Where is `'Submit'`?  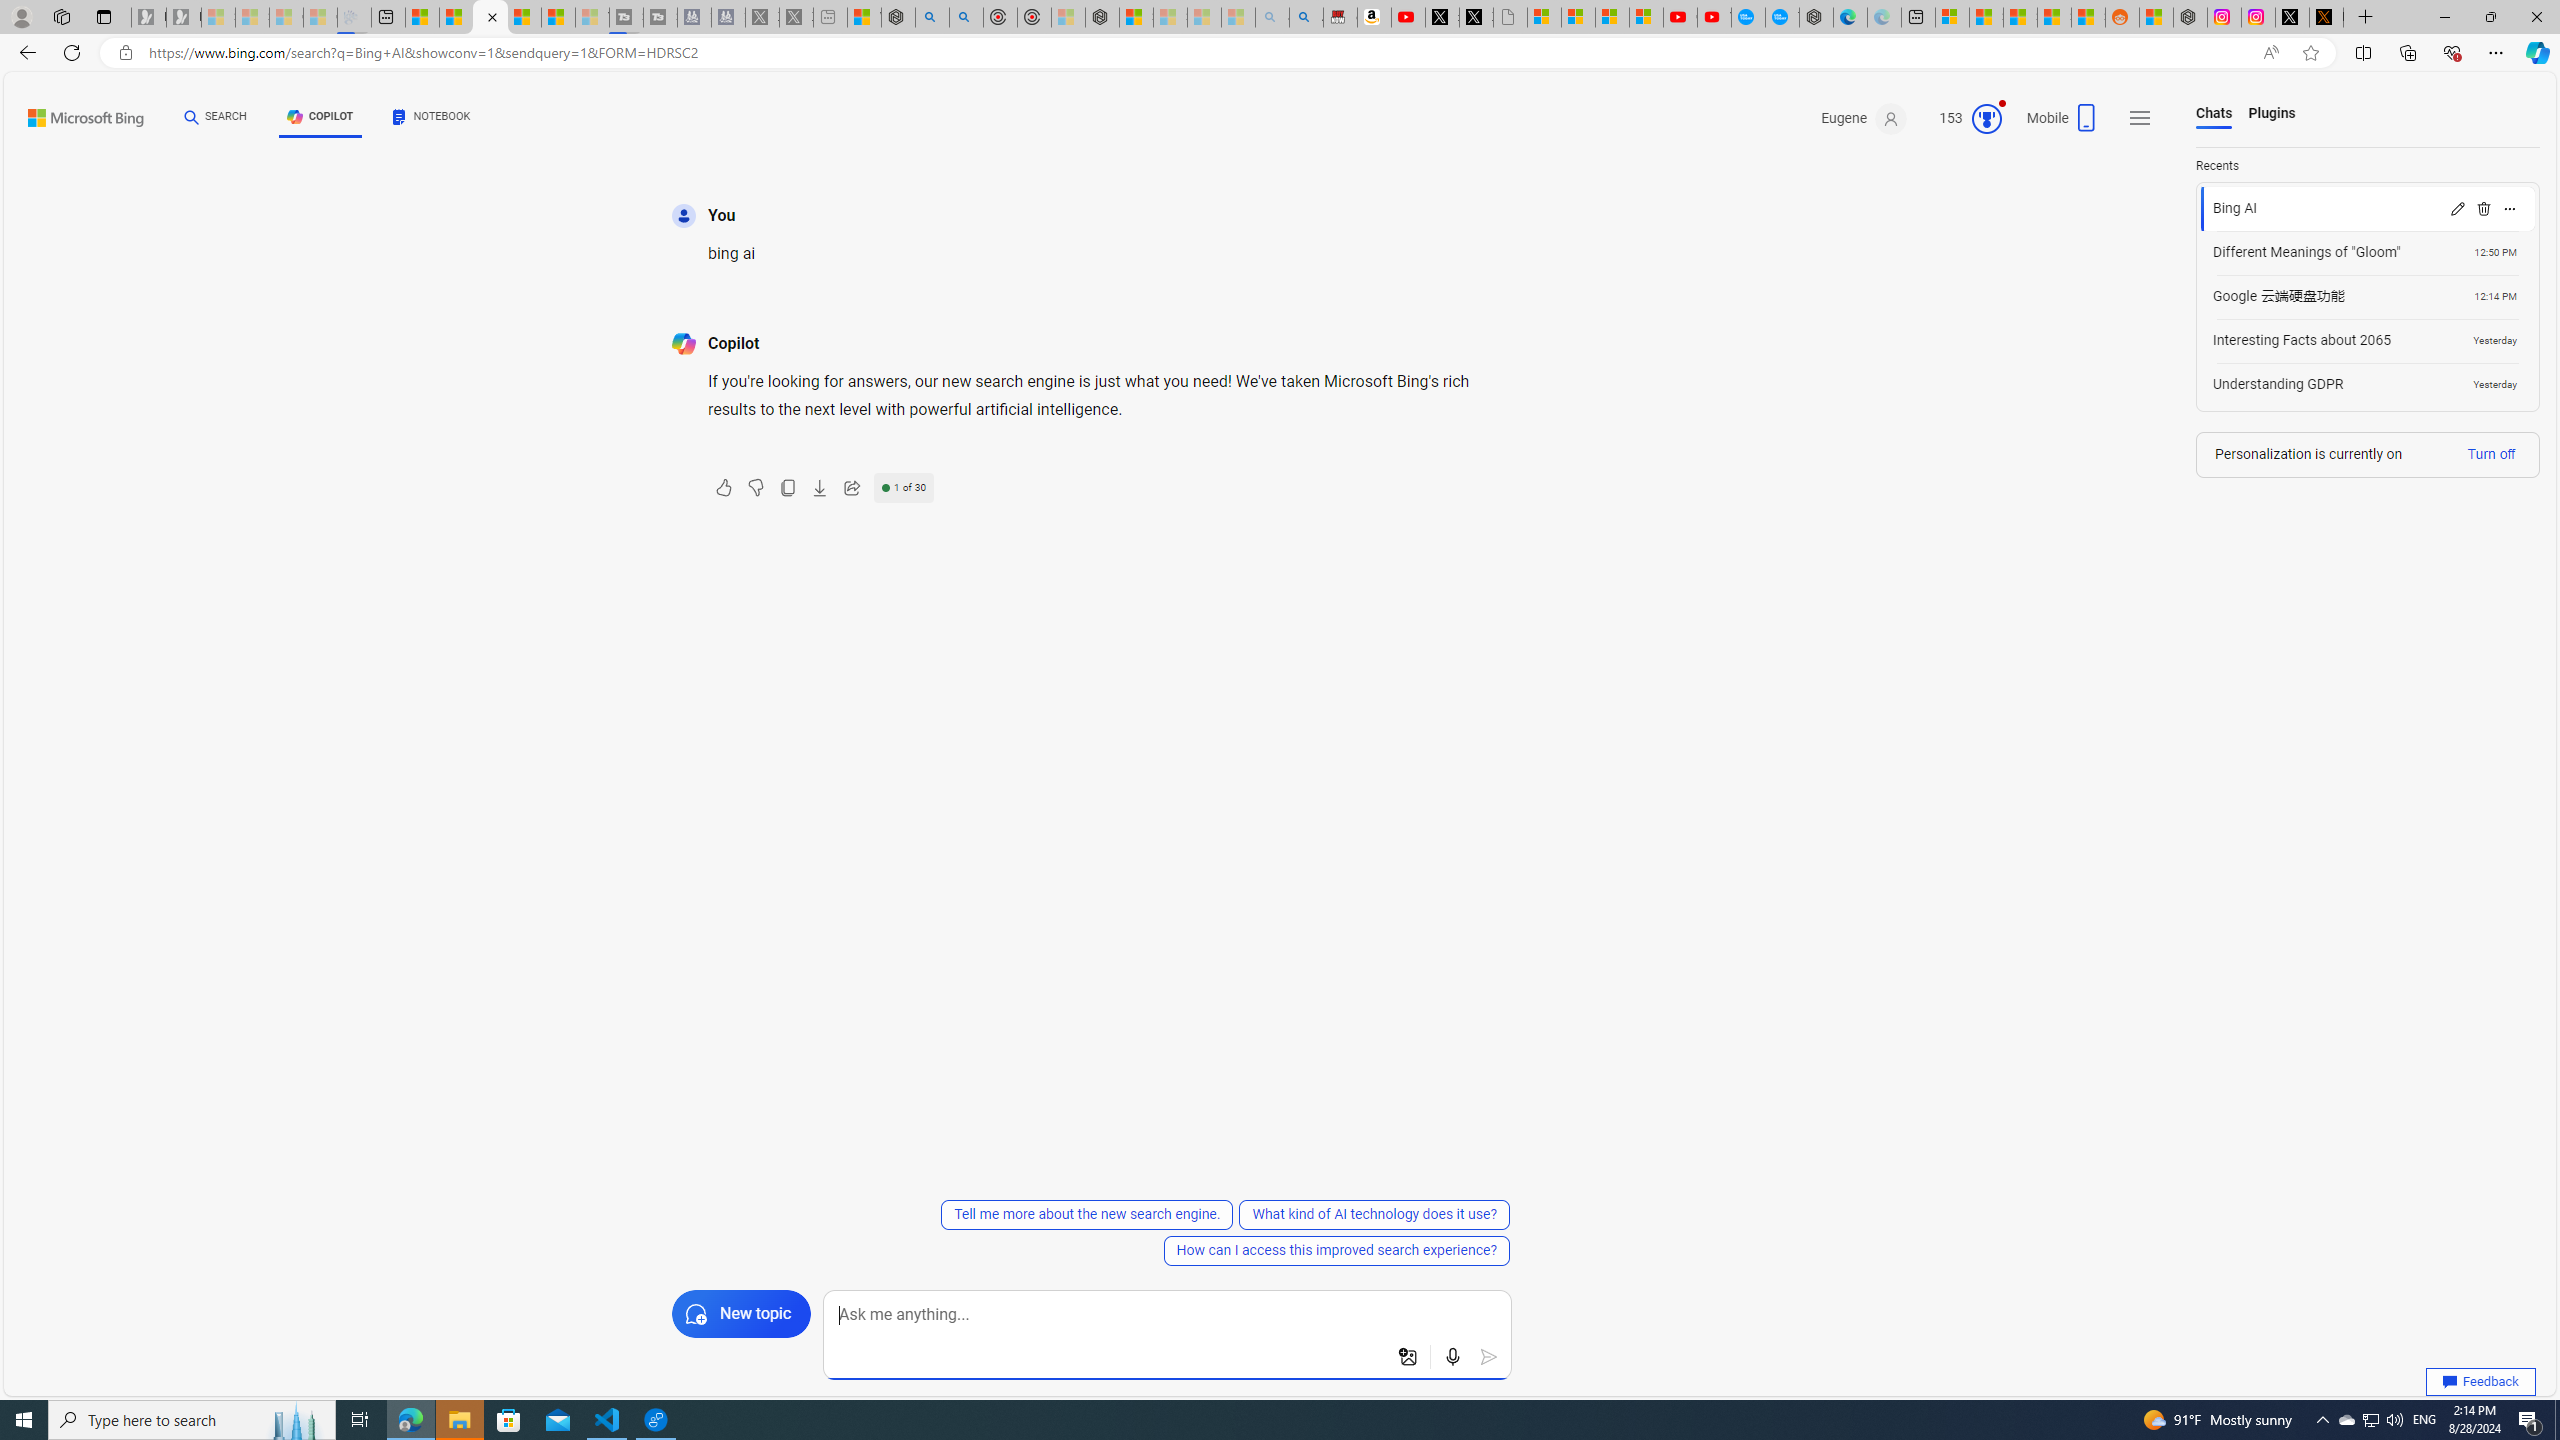 'Submit' is located at coordinates (1488, 1356).